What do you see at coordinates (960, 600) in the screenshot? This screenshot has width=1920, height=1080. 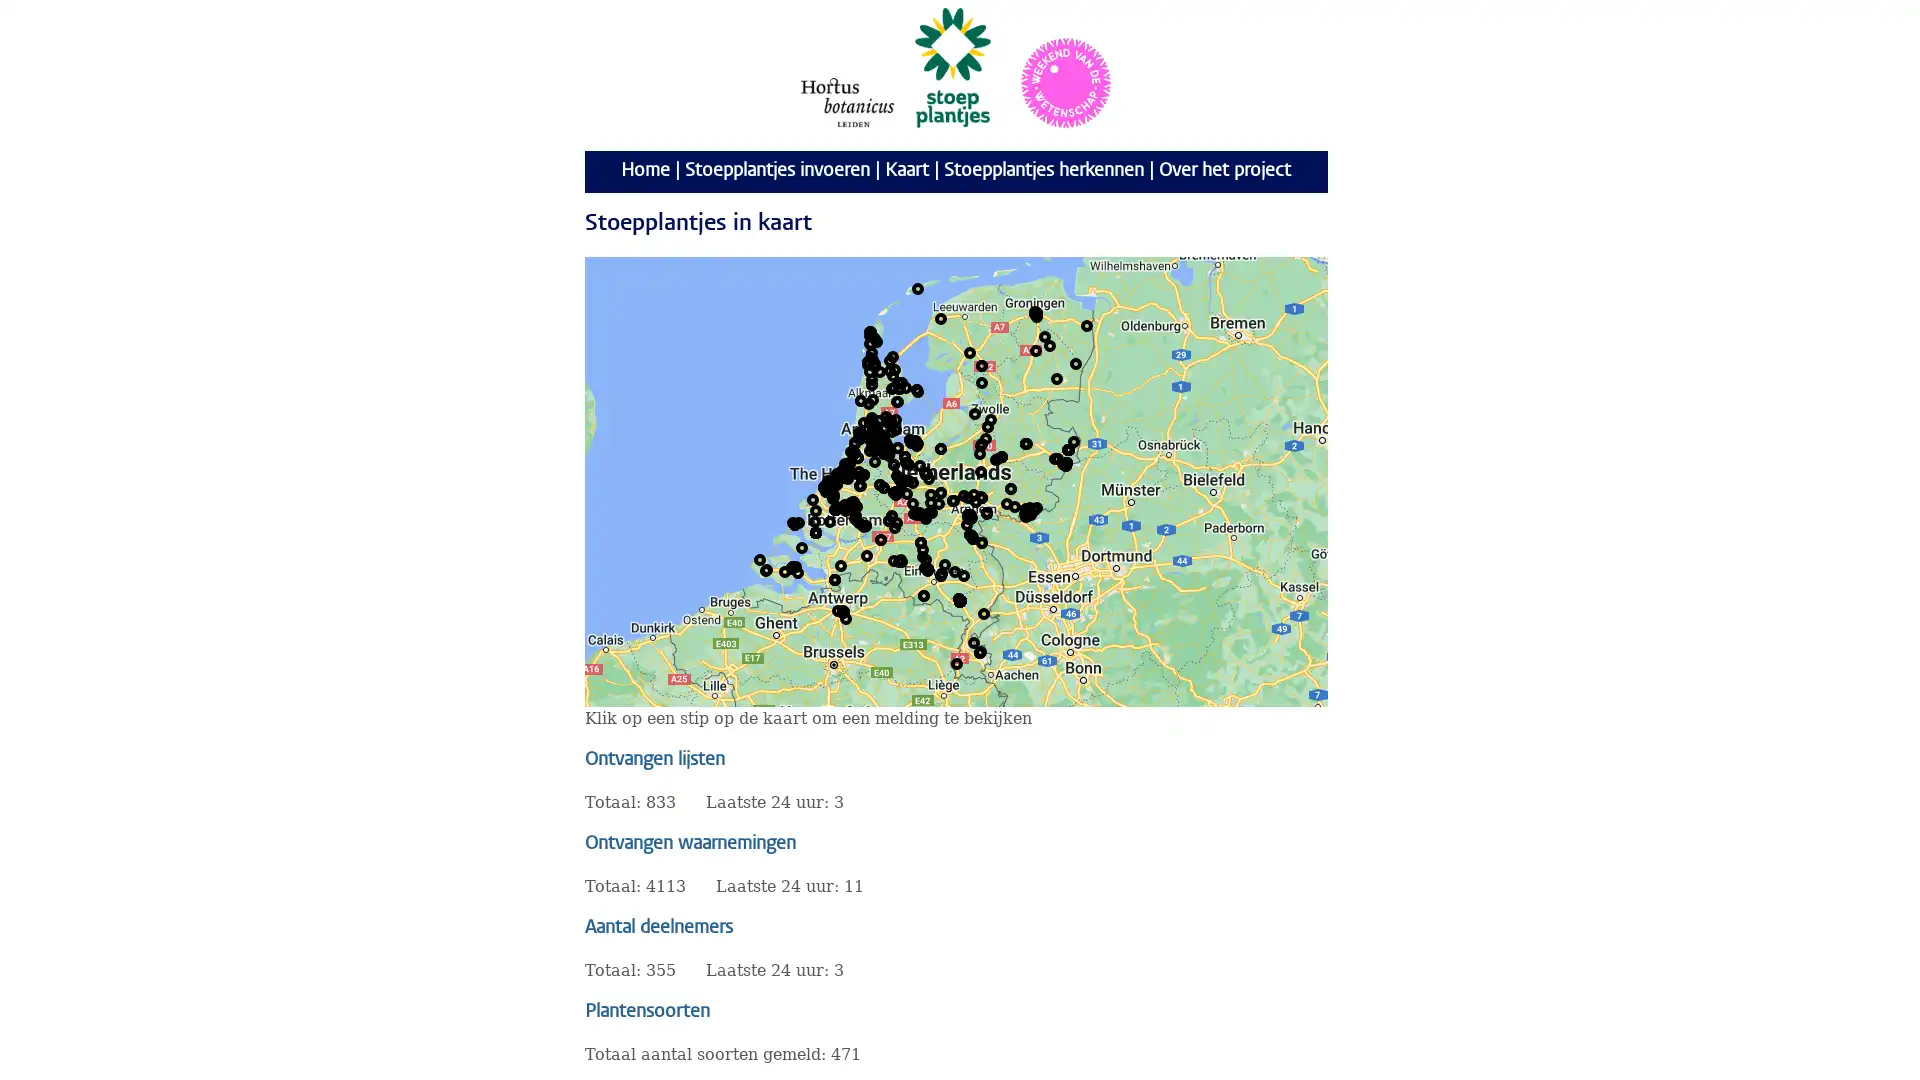 I see `Telling van Ton Frenken op 27 juni 2022` at bounding box center [960, 600].